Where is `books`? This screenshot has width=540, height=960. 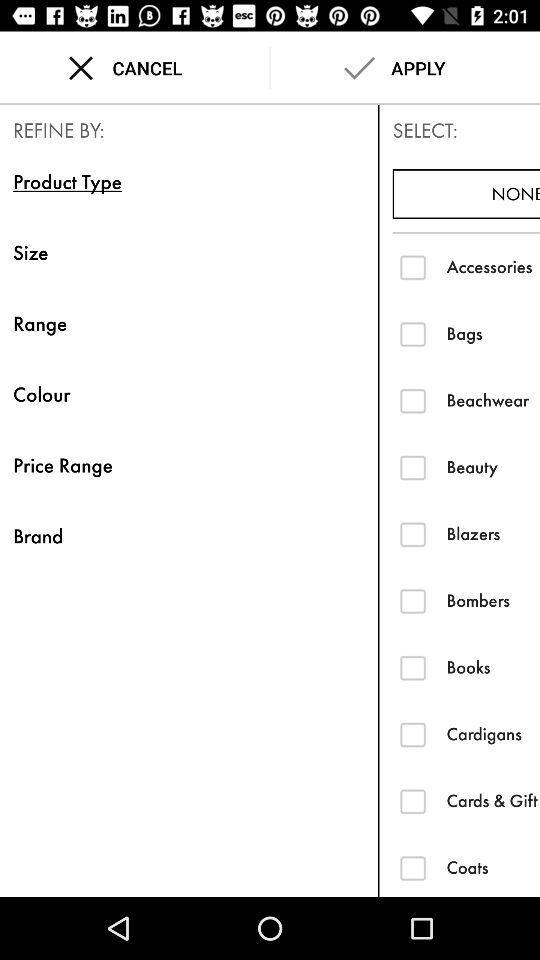 books is located at coordinates (492, 667).